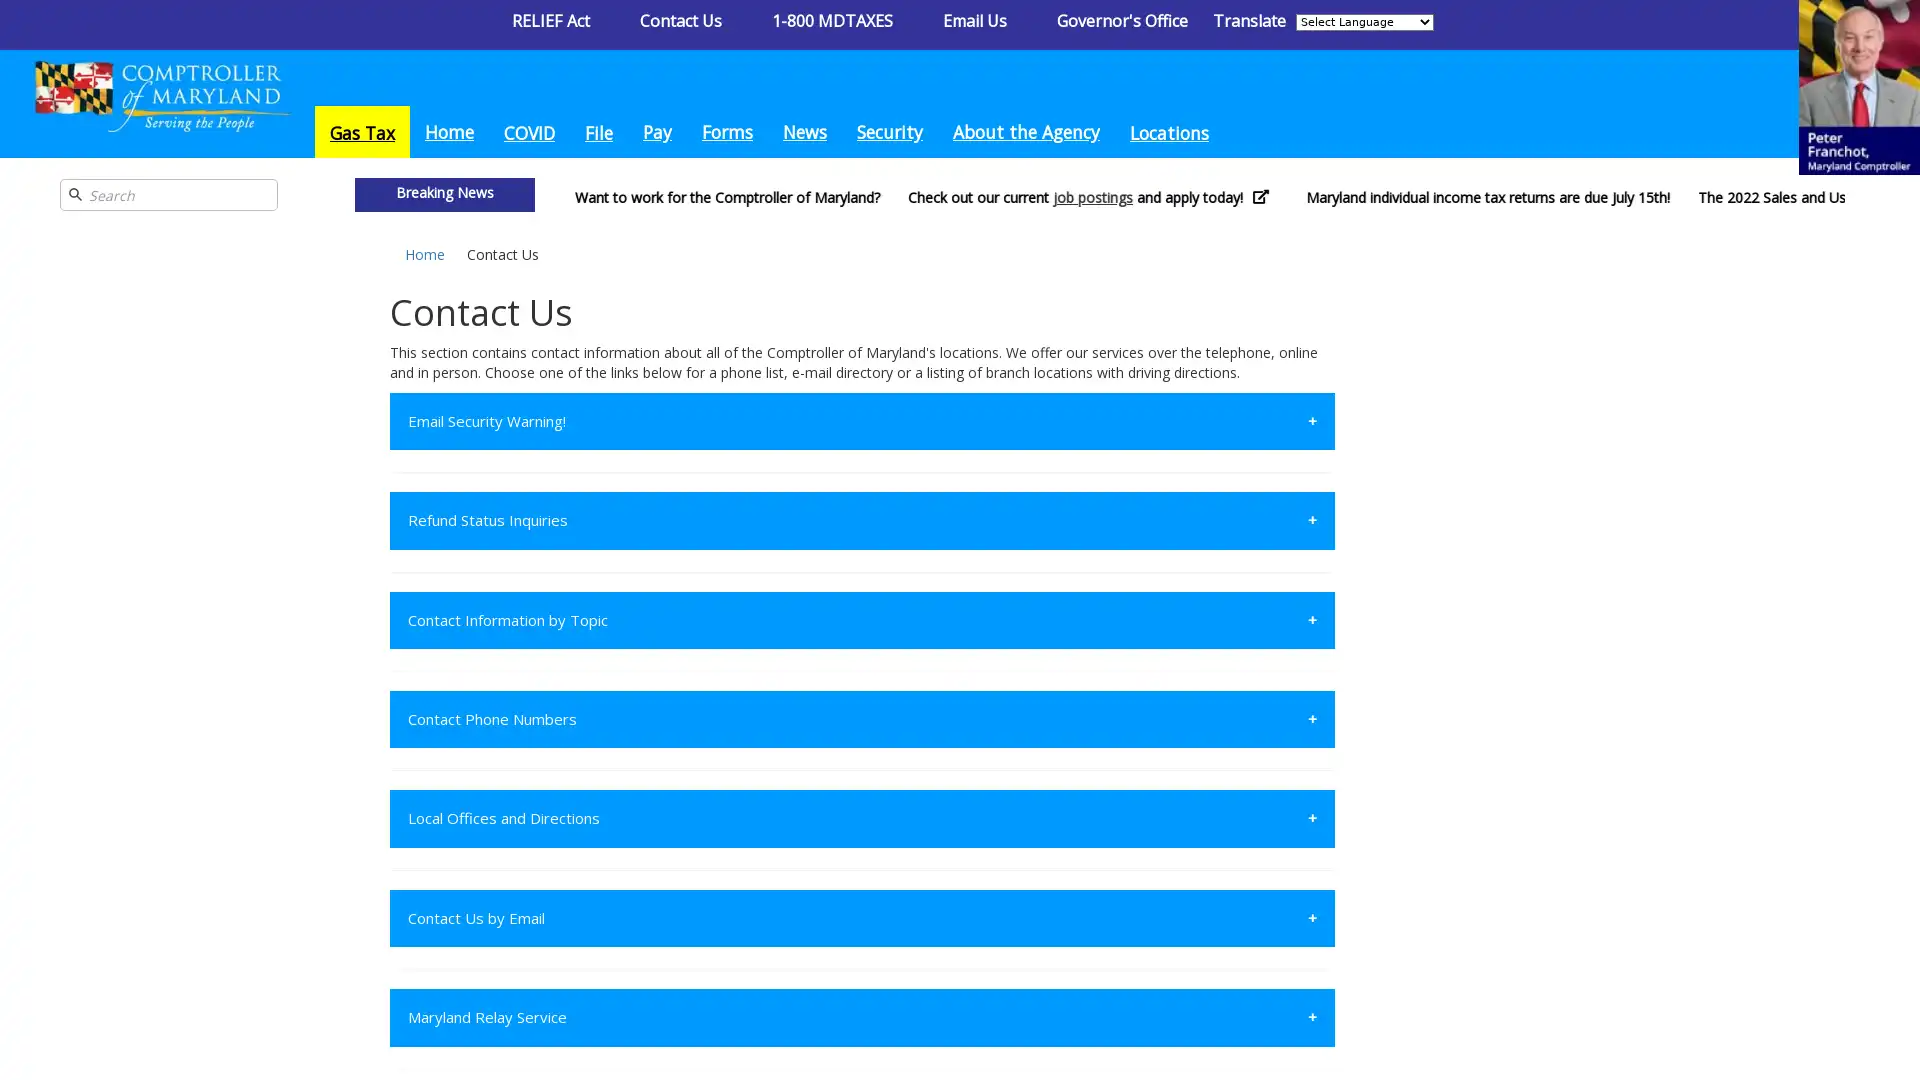  What do you see at coordinates (862, 619) in the screenshot?
I see `Contact Information by Topic +` at bounding box center [862, 619].